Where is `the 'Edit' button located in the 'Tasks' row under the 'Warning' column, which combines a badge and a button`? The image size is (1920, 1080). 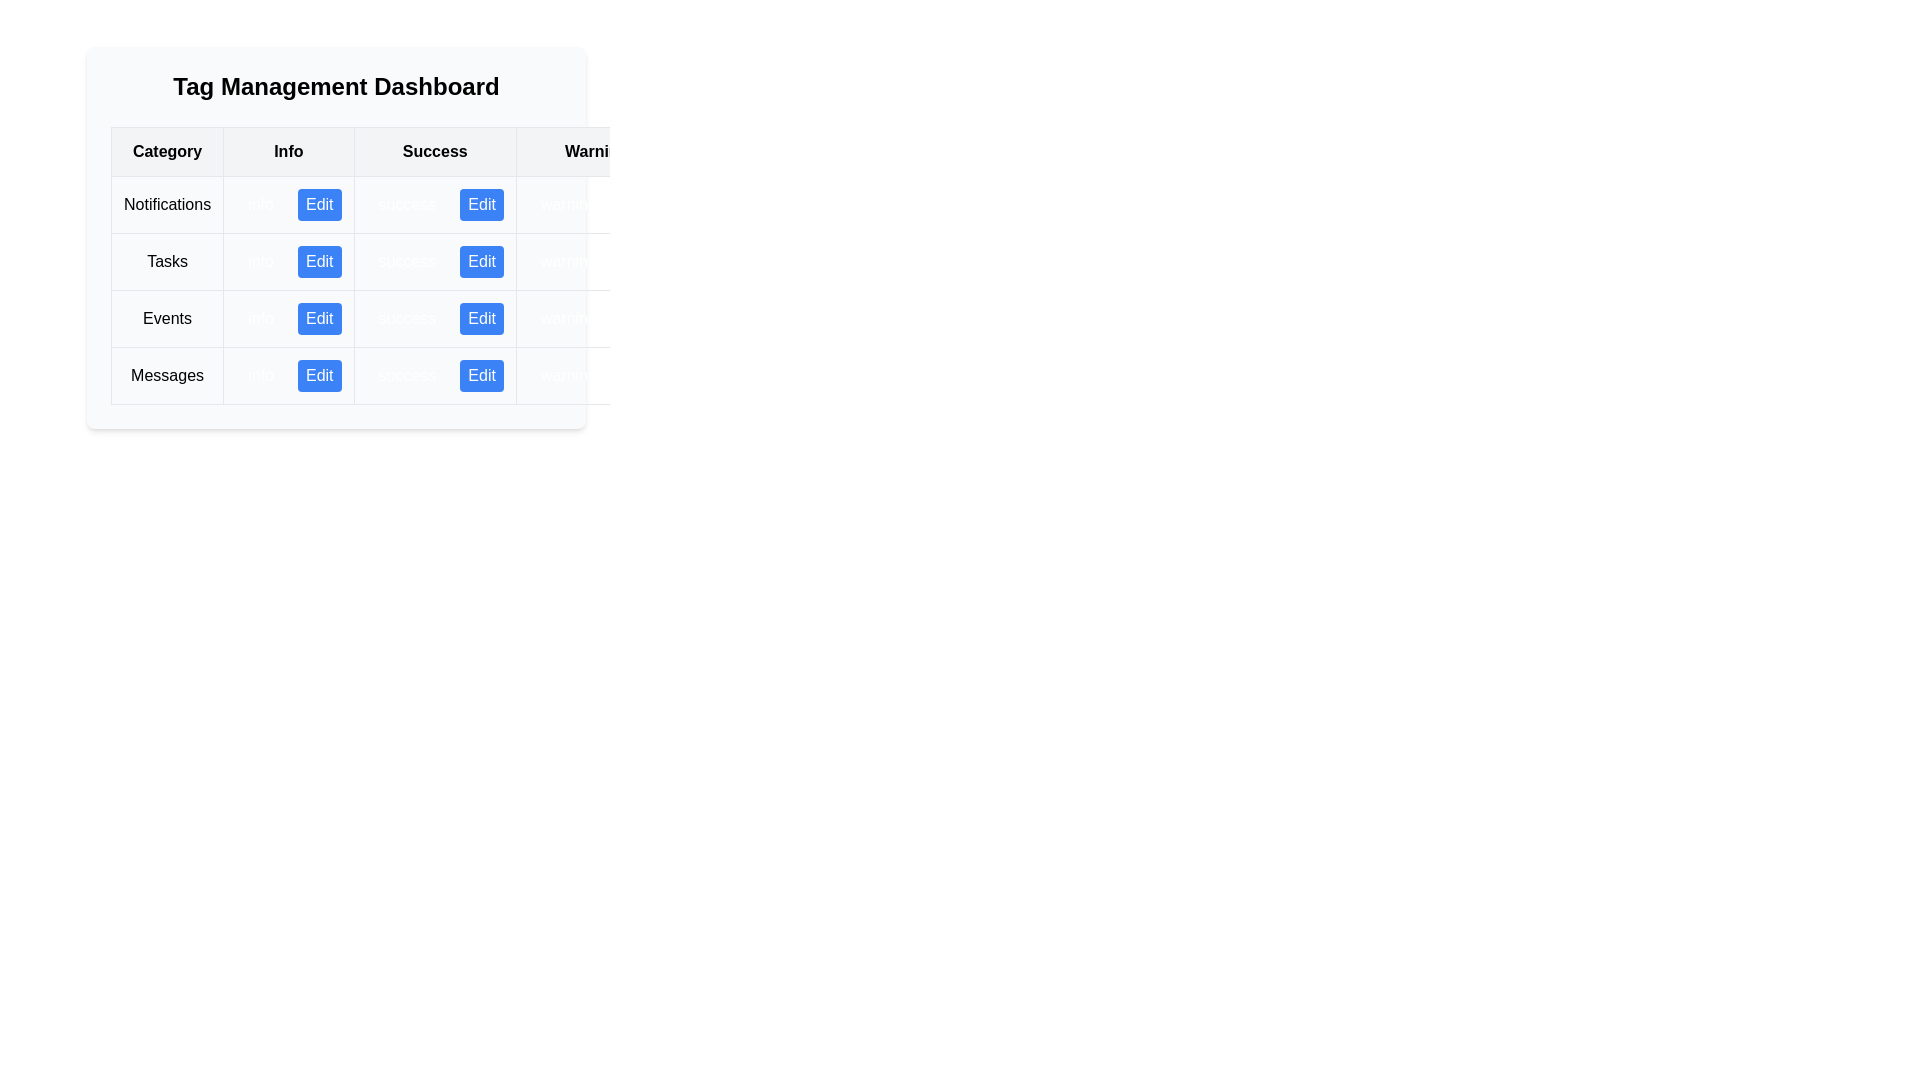 the 'Edit' button located in the 'Tasks' row under the 'Warning' column, which combines a badge and a button is located at coordinates (595, 261).